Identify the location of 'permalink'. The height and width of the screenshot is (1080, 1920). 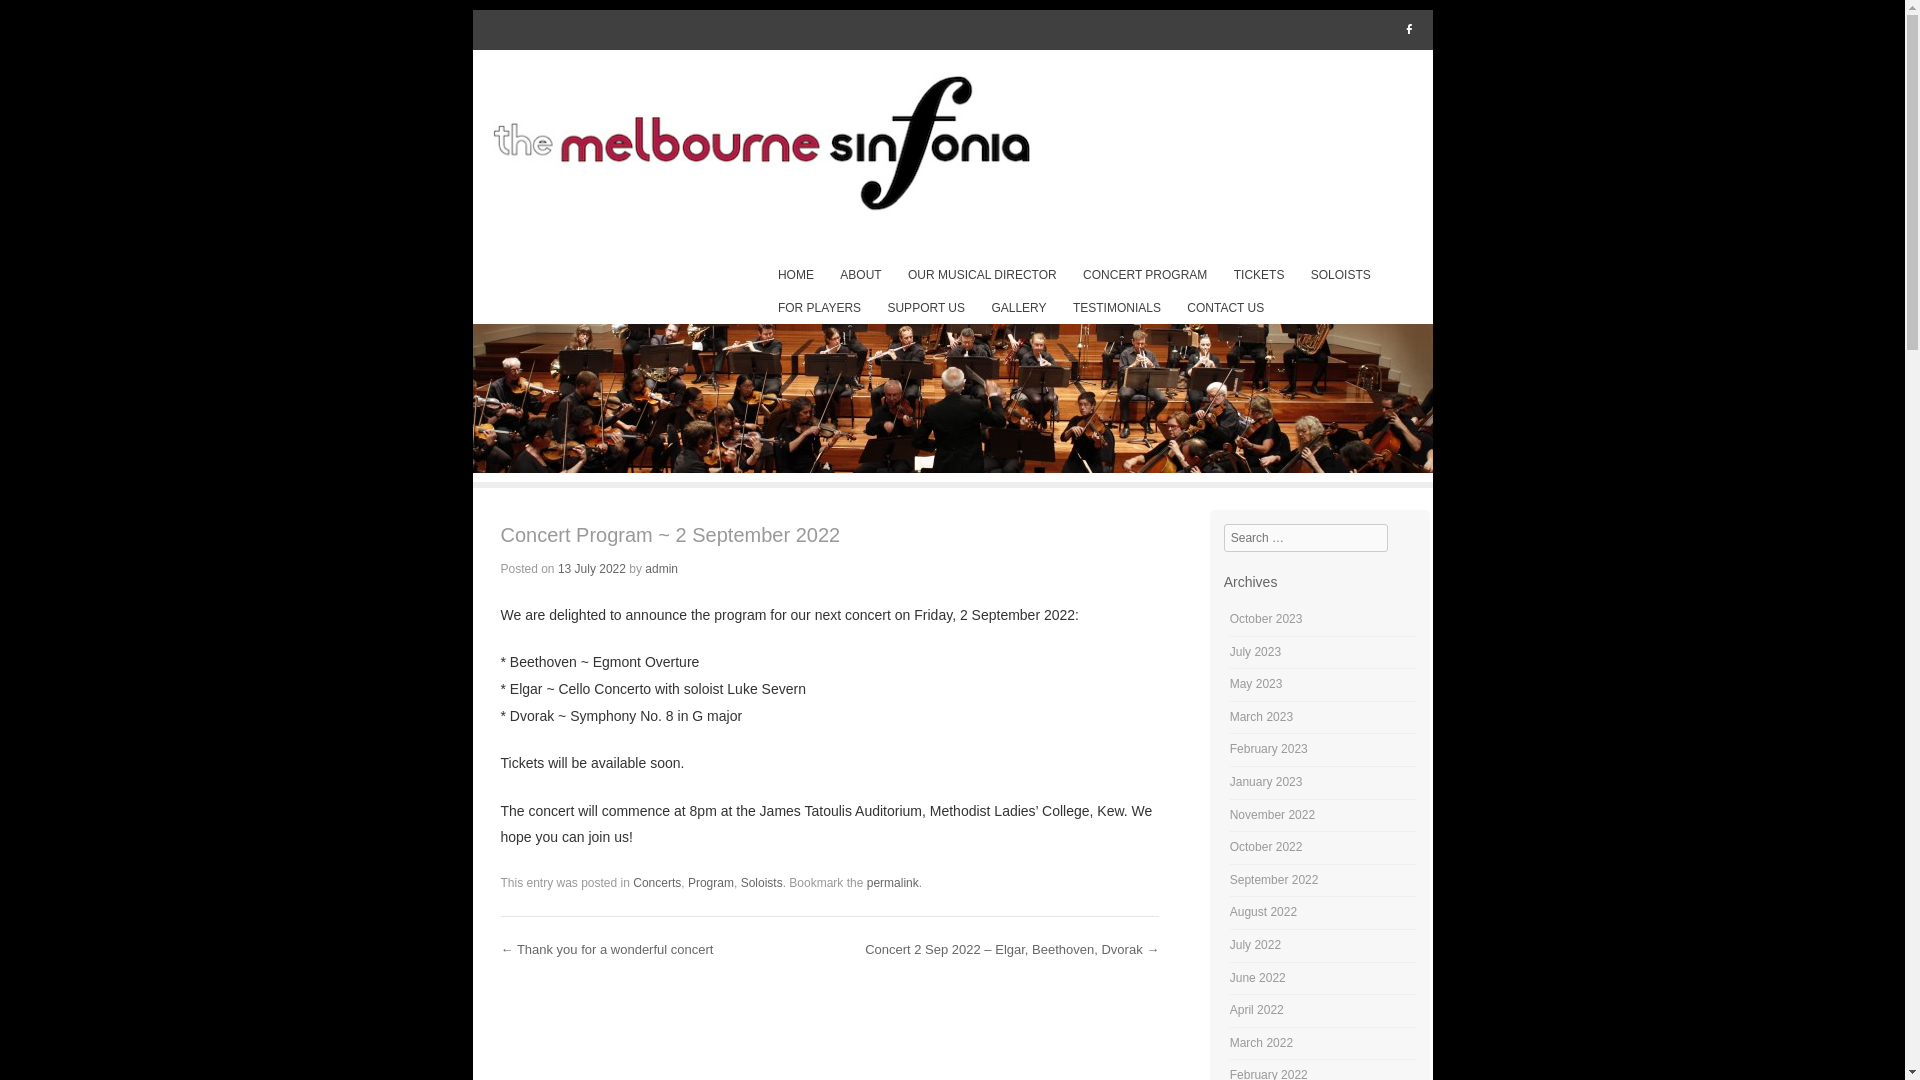
(867, 882).